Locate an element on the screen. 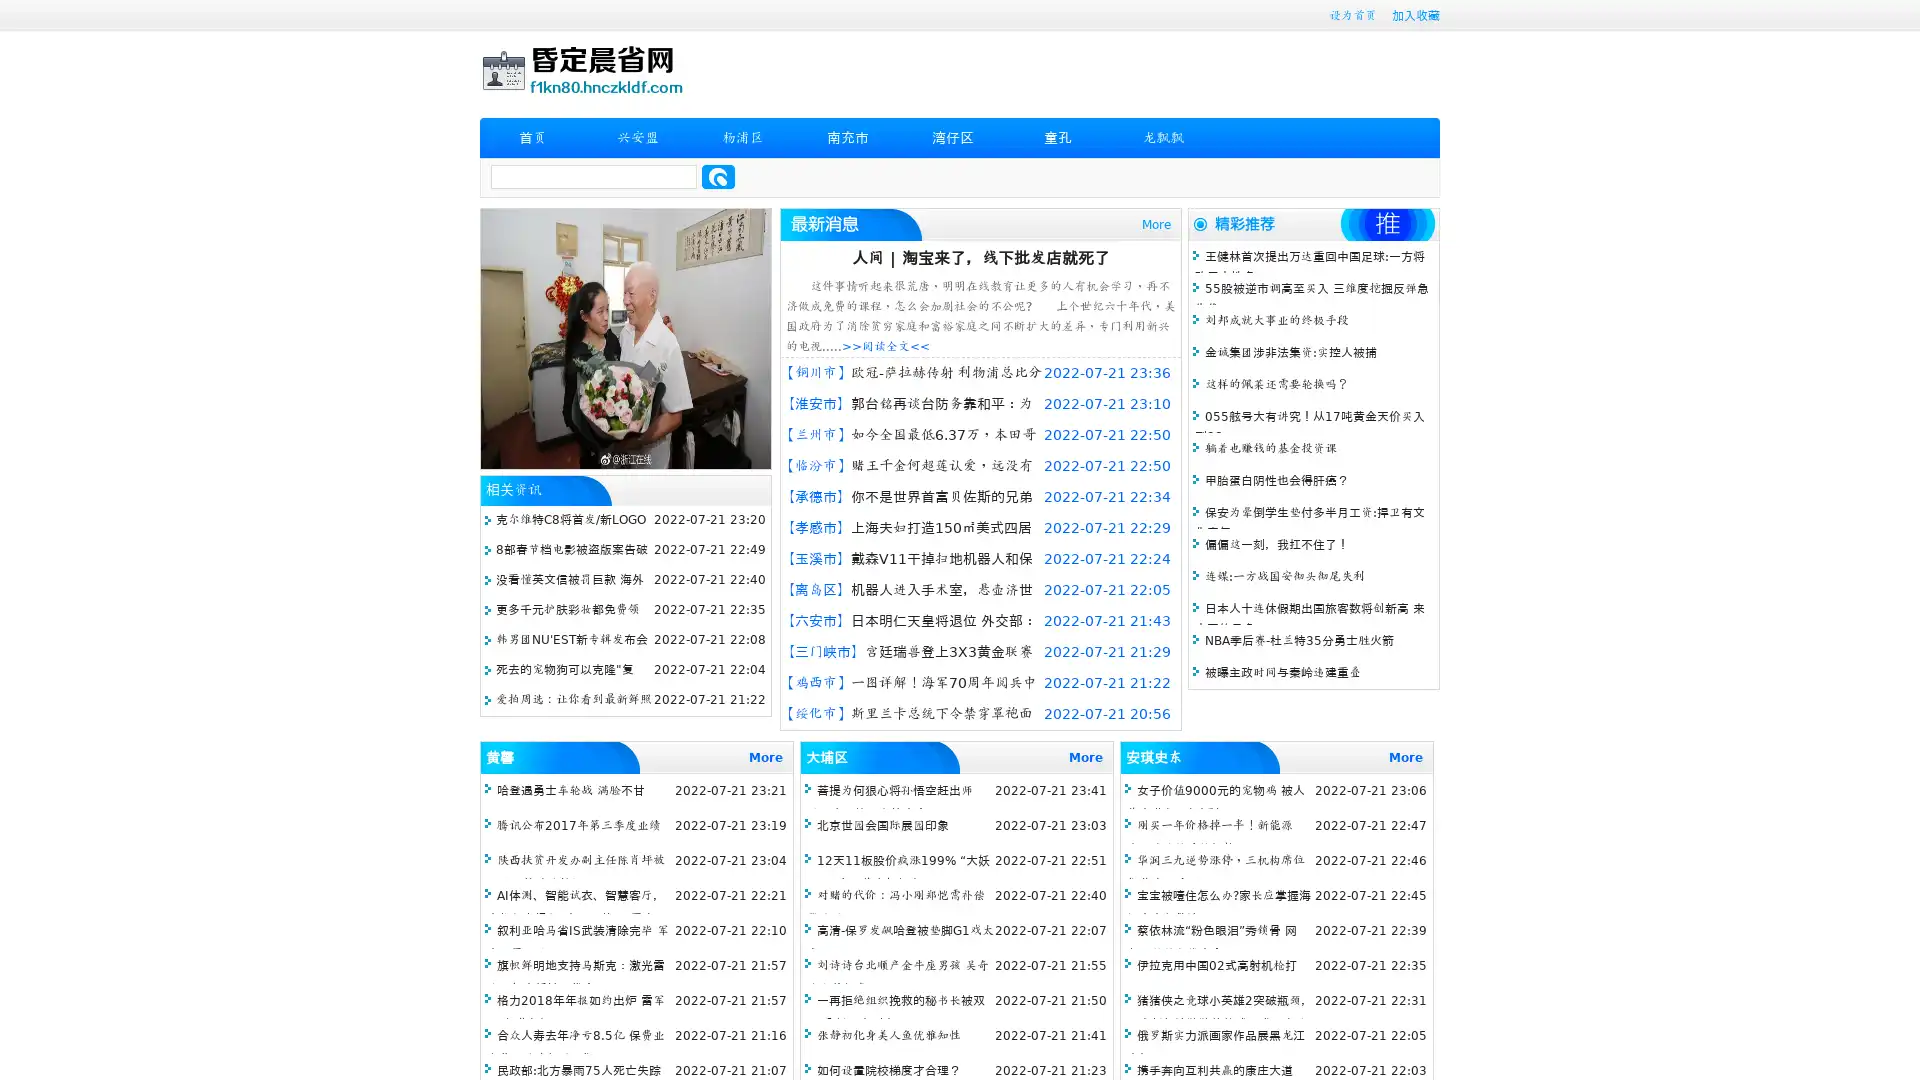 Image resolution: width=1920 pixels, height=1080 pixels. Search is located at coordinates (718, 176).